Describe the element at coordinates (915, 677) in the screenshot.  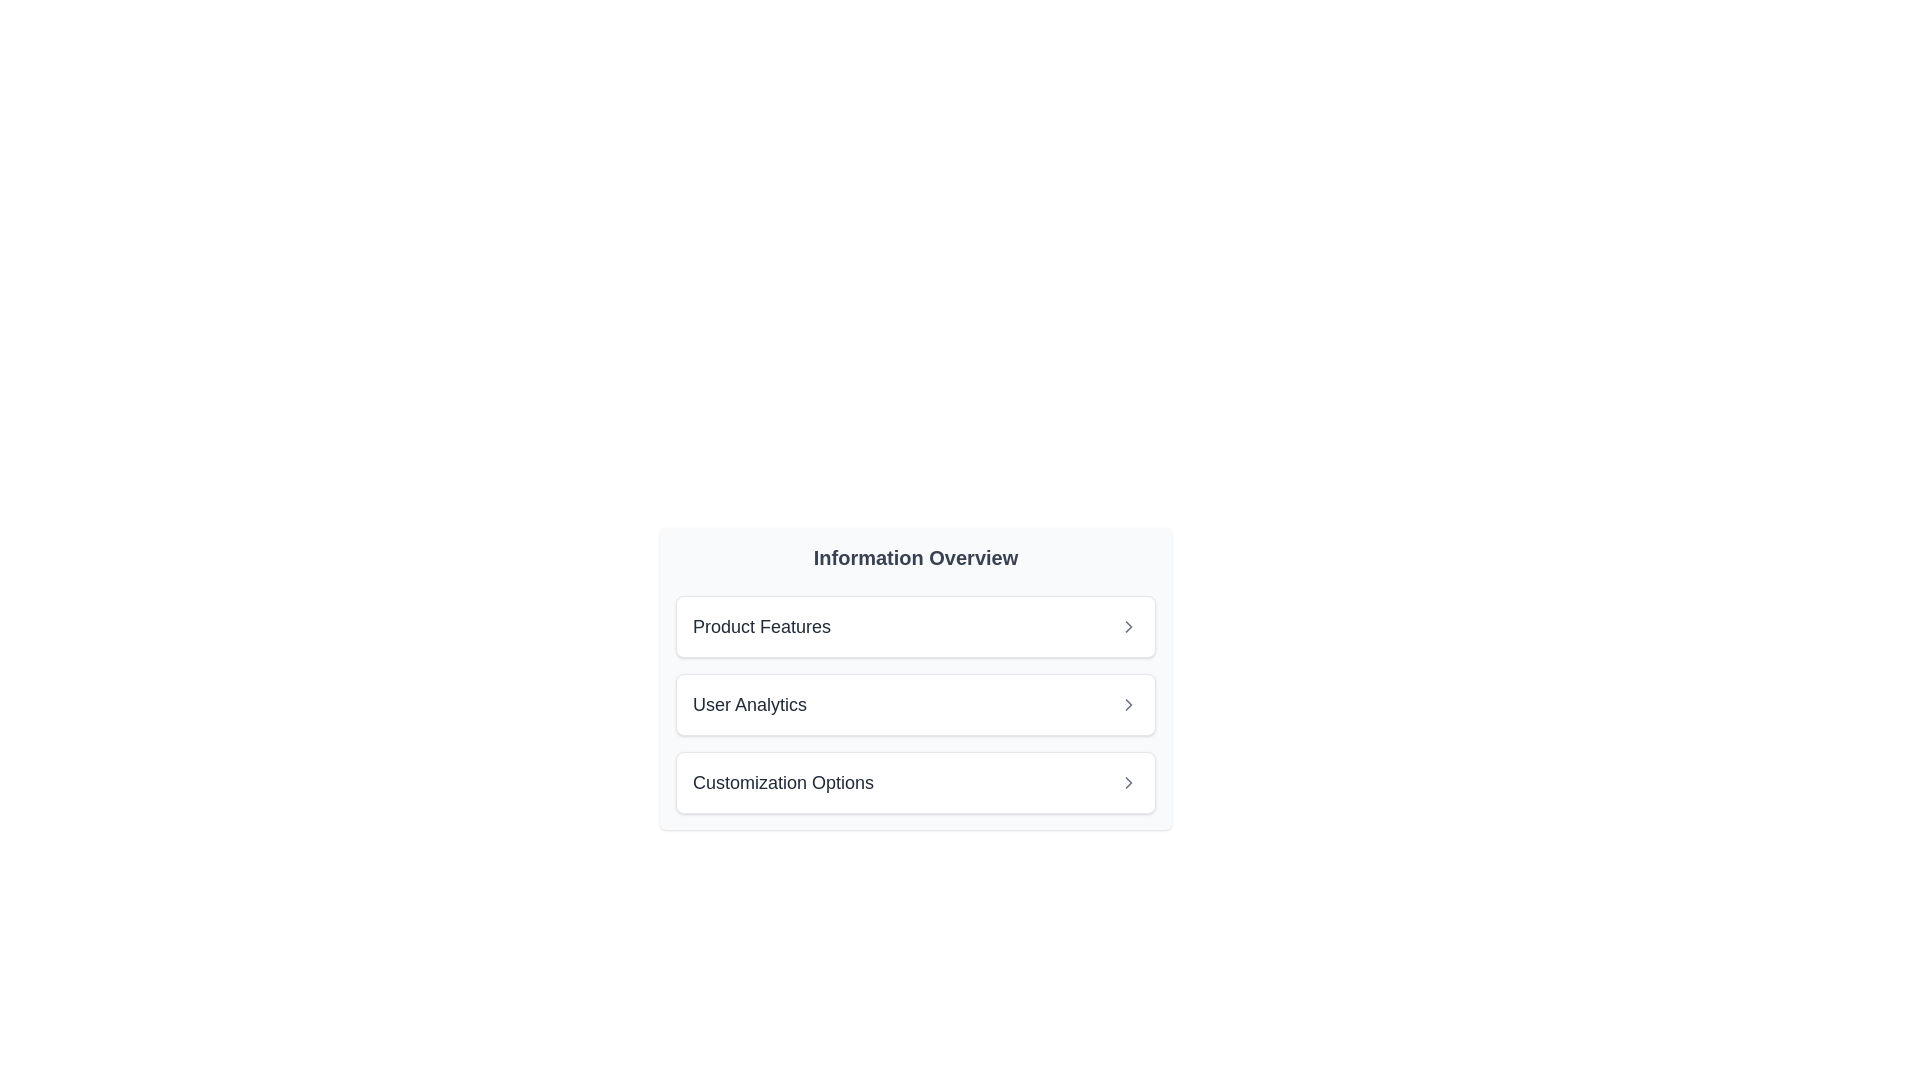
I see `the navigational link item located beneath the title 'Information Overview', positioned between 'Product Features' and 'Customization Options'` at that location.